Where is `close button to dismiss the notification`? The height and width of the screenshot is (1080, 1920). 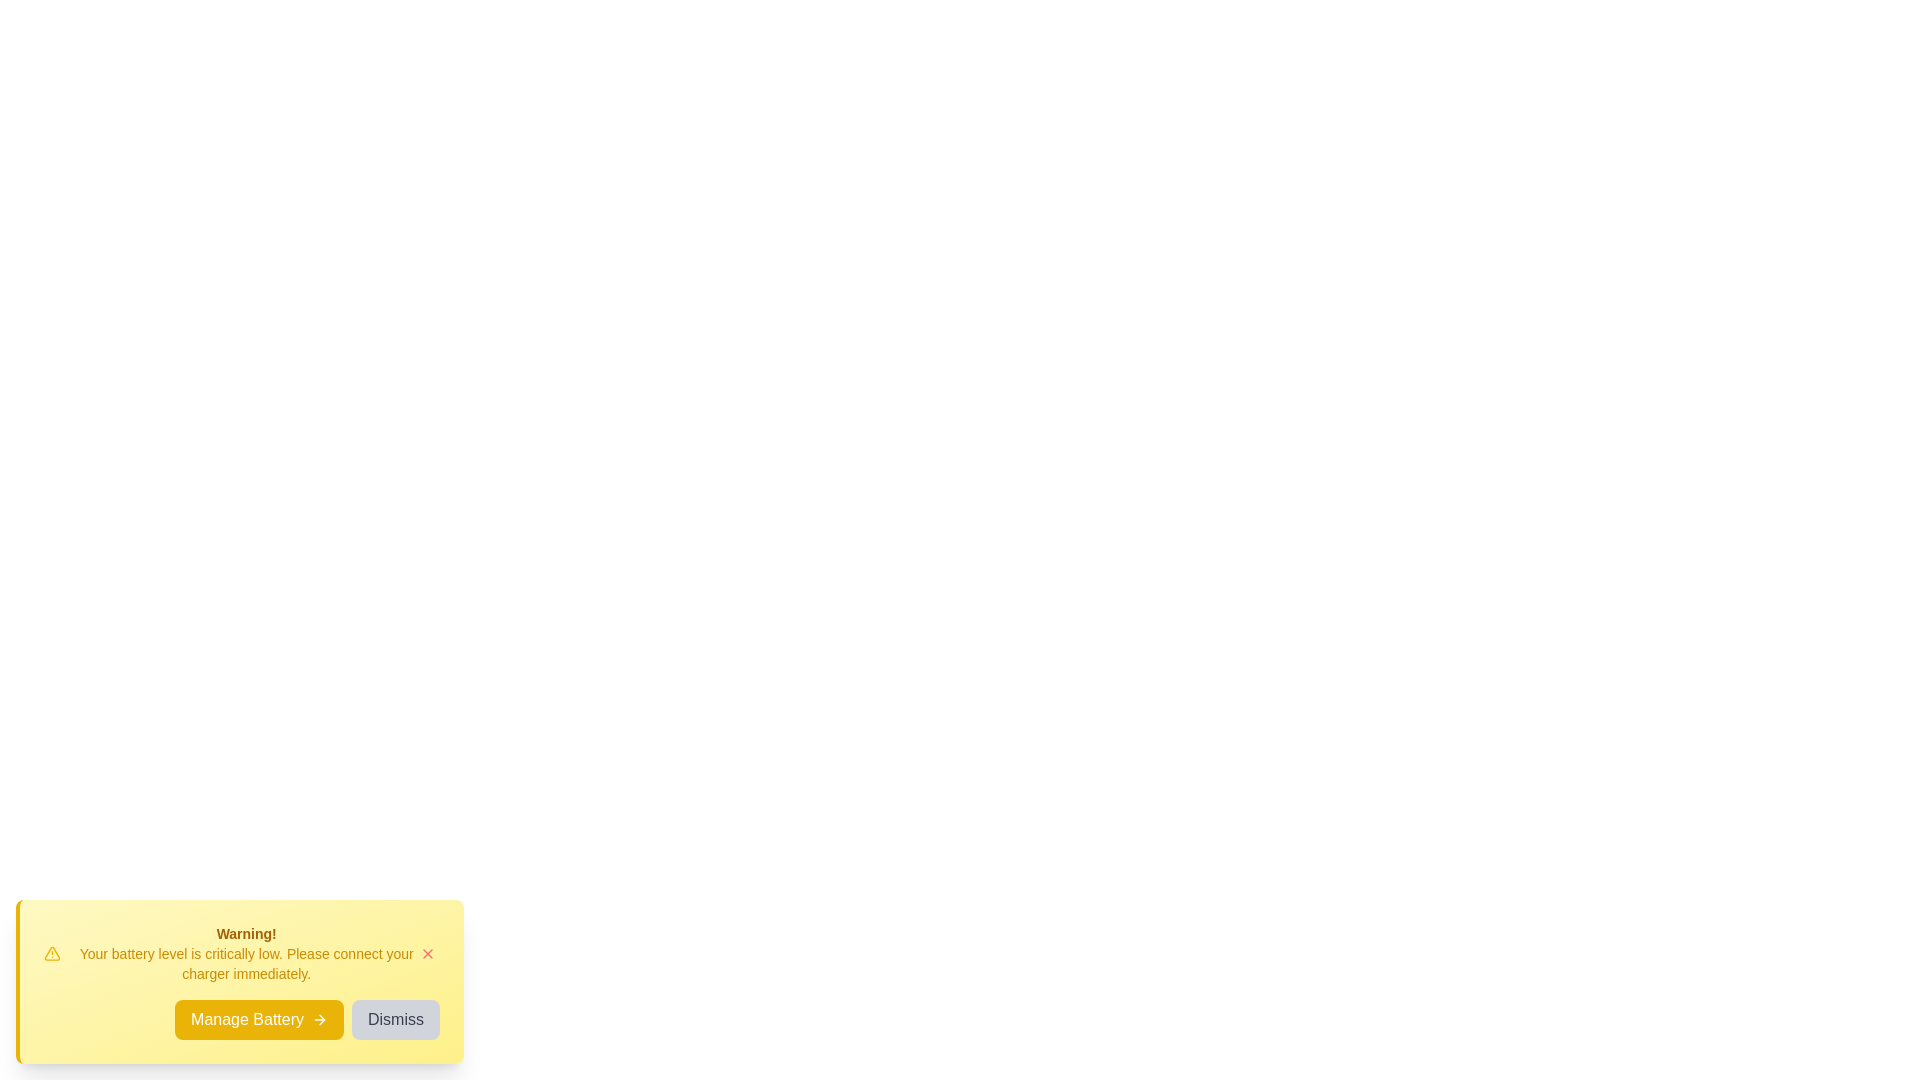 close button to dismiss the notification is located at coordinates (426, 952).